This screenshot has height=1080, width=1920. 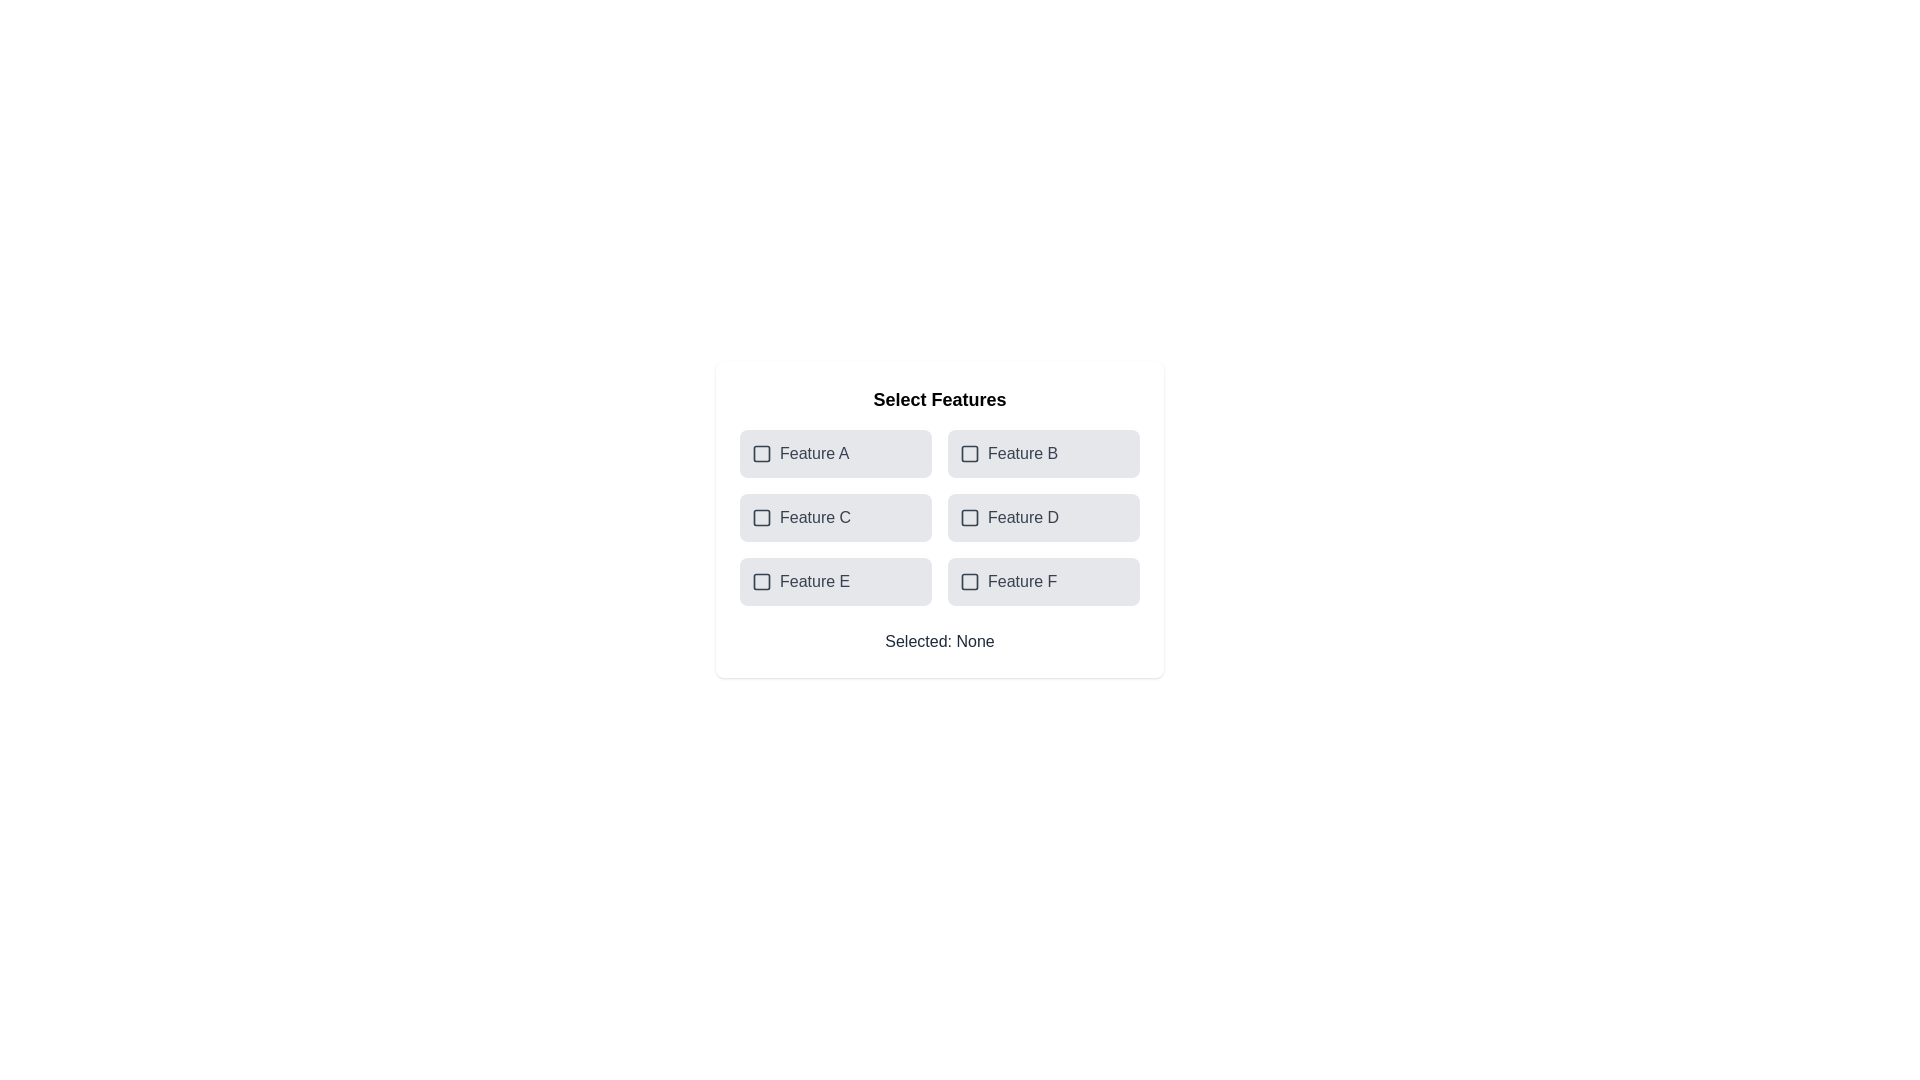 I want to click on the Checkbox Icon, so click(x=761, y=582).